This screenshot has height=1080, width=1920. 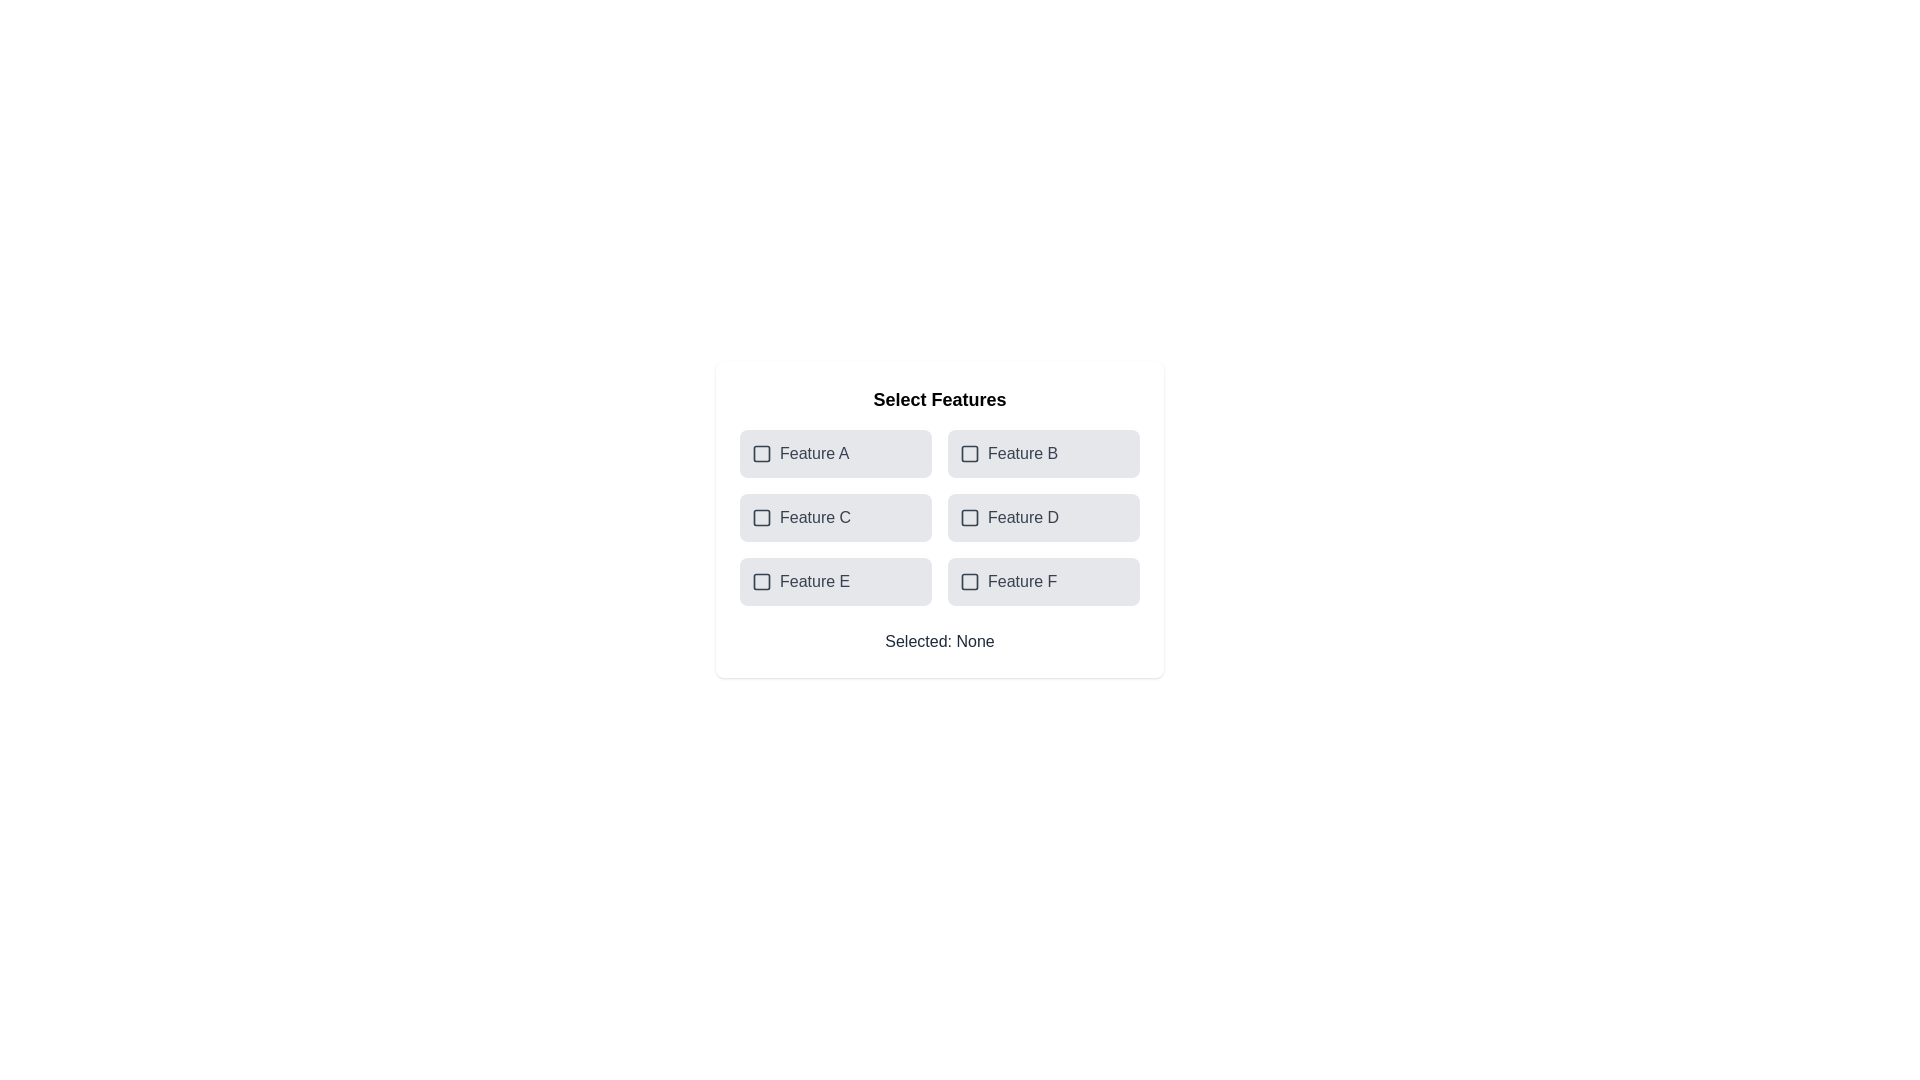 I want to click on the Checkbox Icon, so click(x=761, y=582).